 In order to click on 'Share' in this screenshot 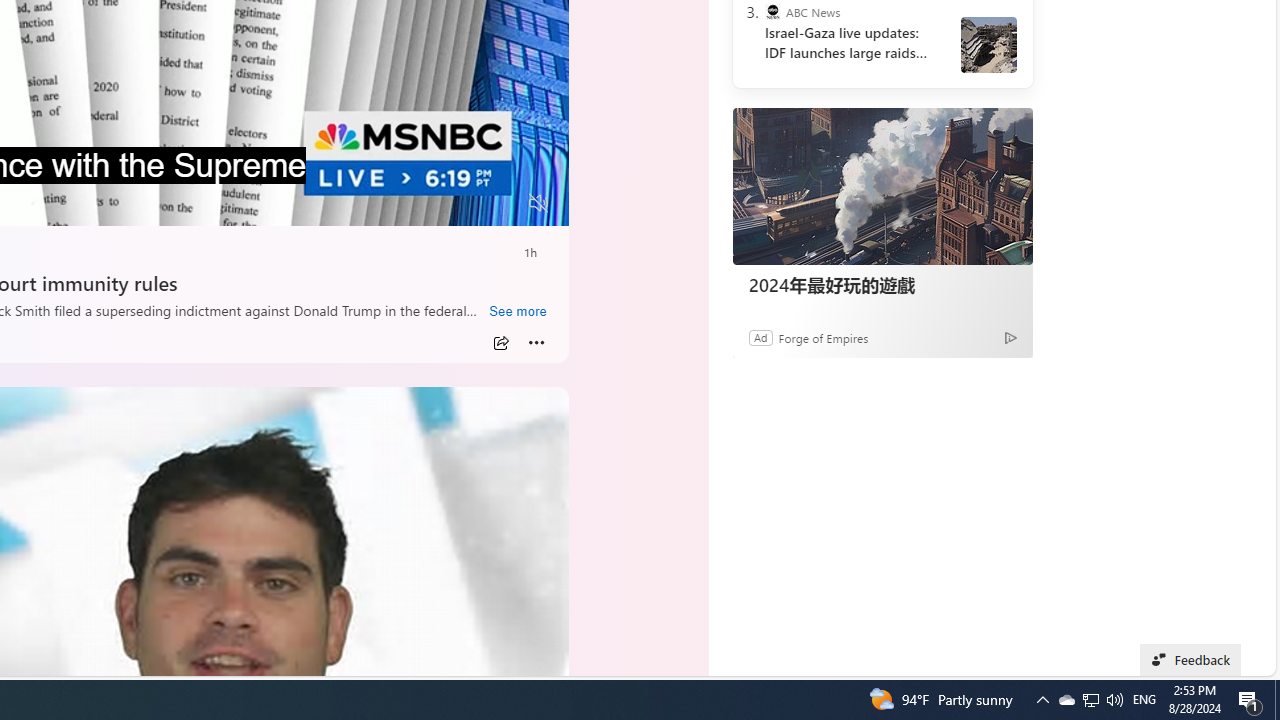, I will do `click(501, 342)`.